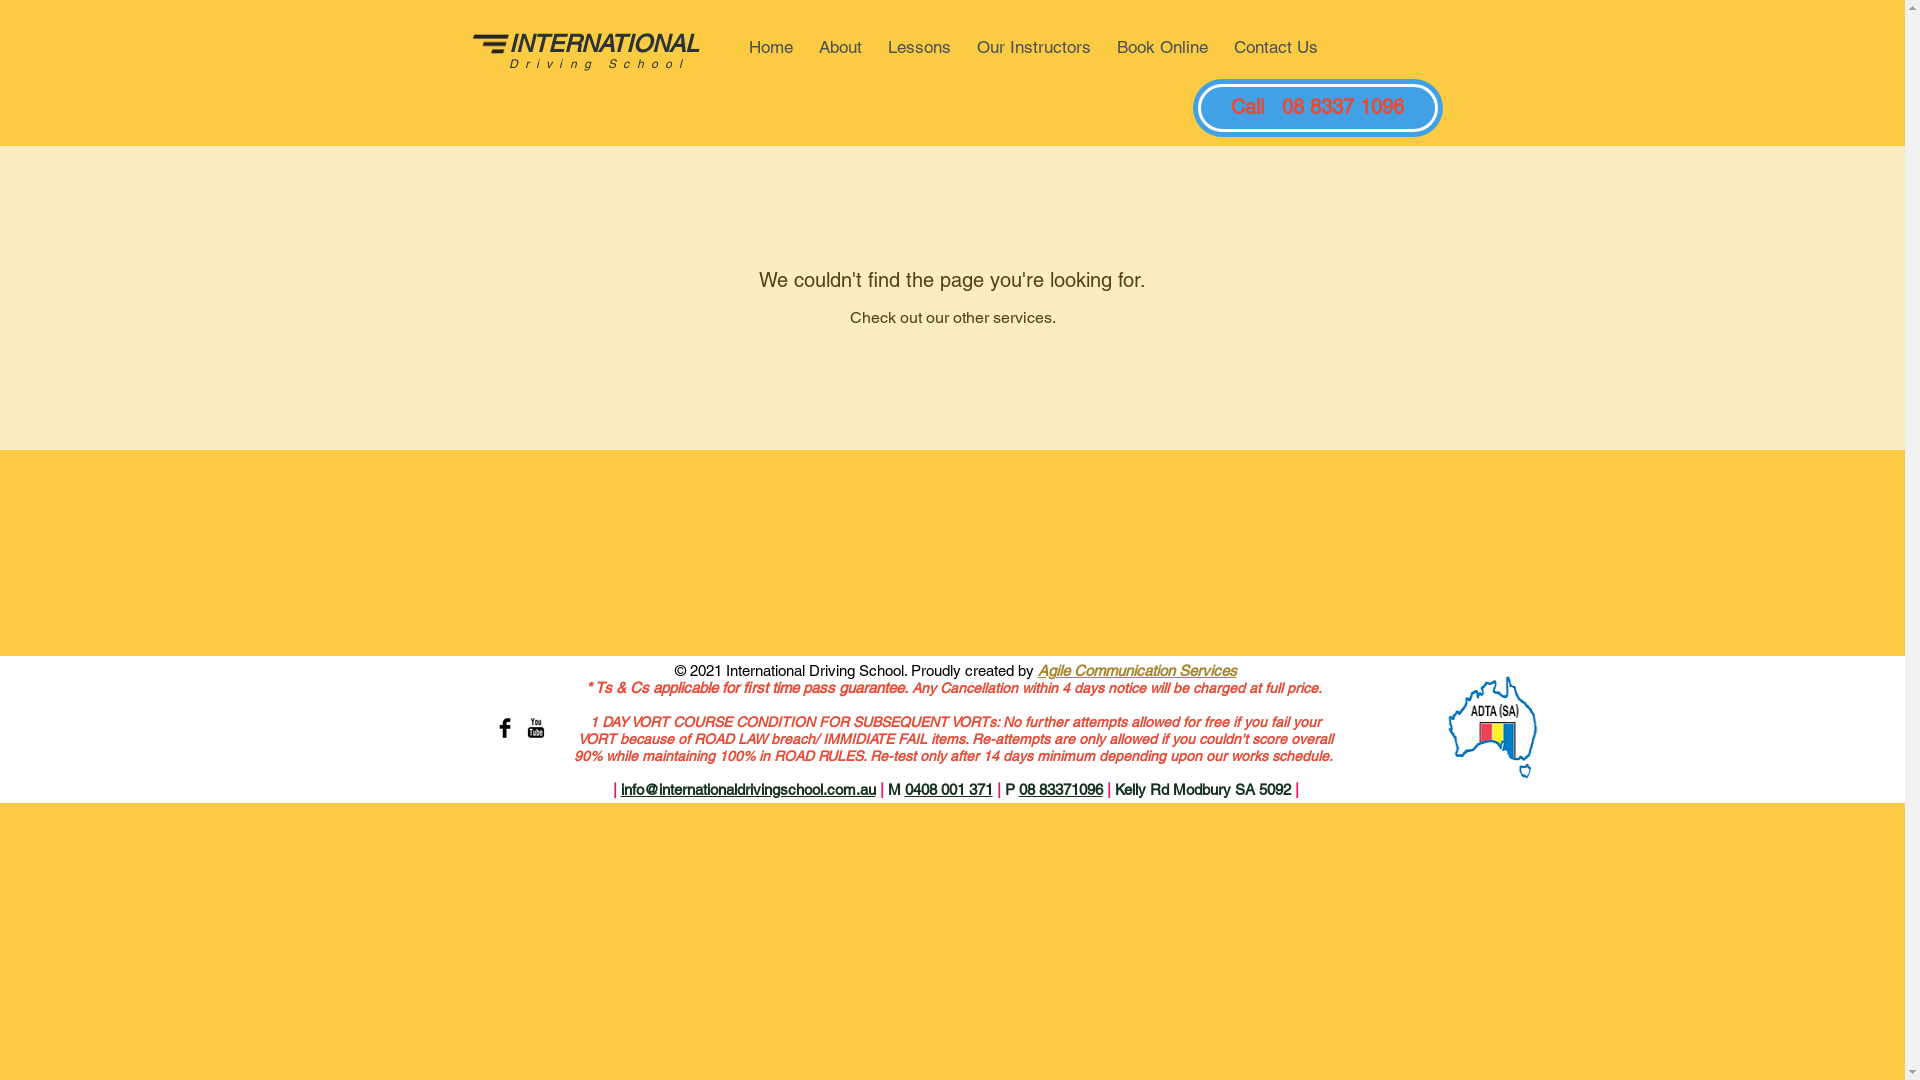 Image resolution: width=1920 pixels, height=1080 pixels. Describe the element at coordinates (902, 788) in the screenshot. I see `'0408 001 371'` at that location.